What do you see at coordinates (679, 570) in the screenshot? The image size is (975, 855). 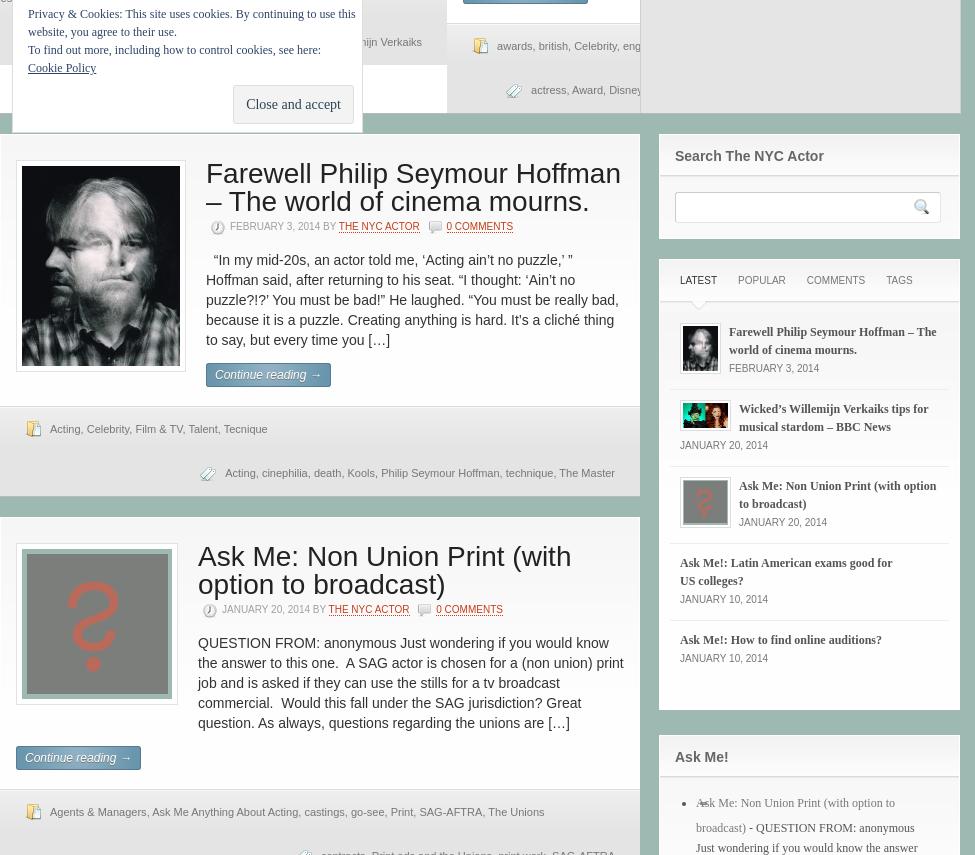 I see `'Ask Me!: Latin American exams good for US colleges?'` at bounding box center [679, 570].